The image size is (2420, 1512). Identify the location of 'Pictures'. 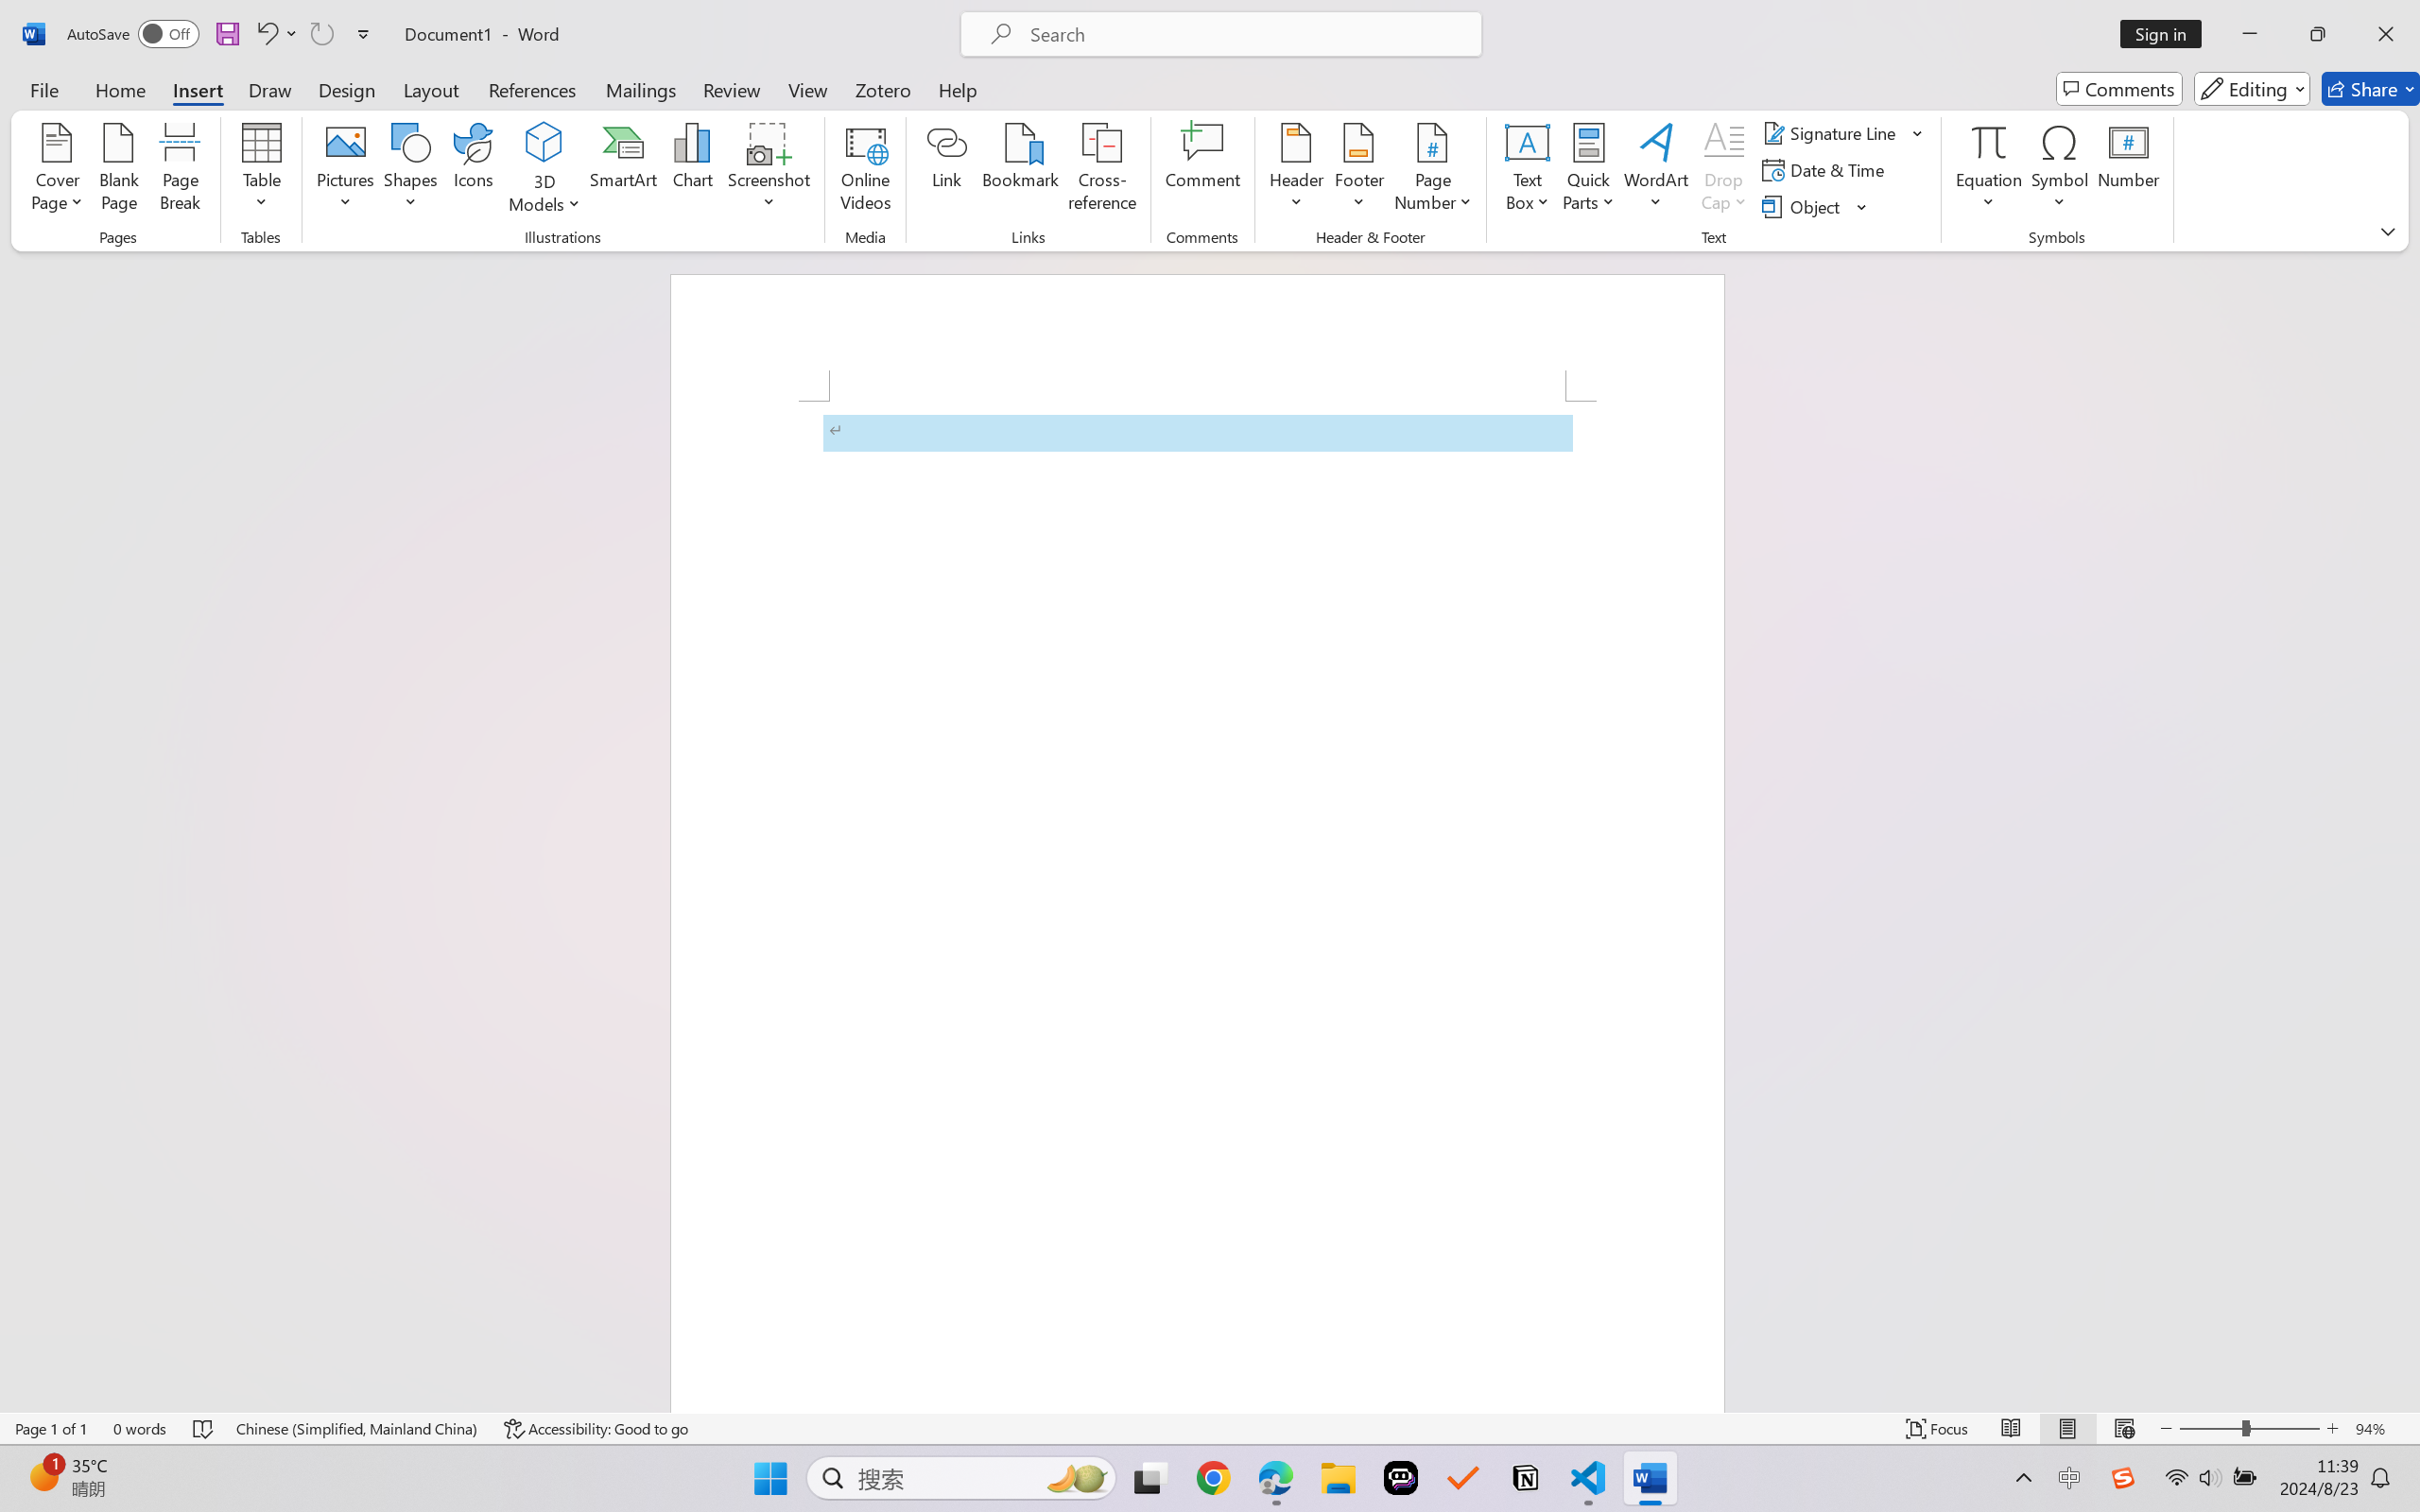
(346, 170).